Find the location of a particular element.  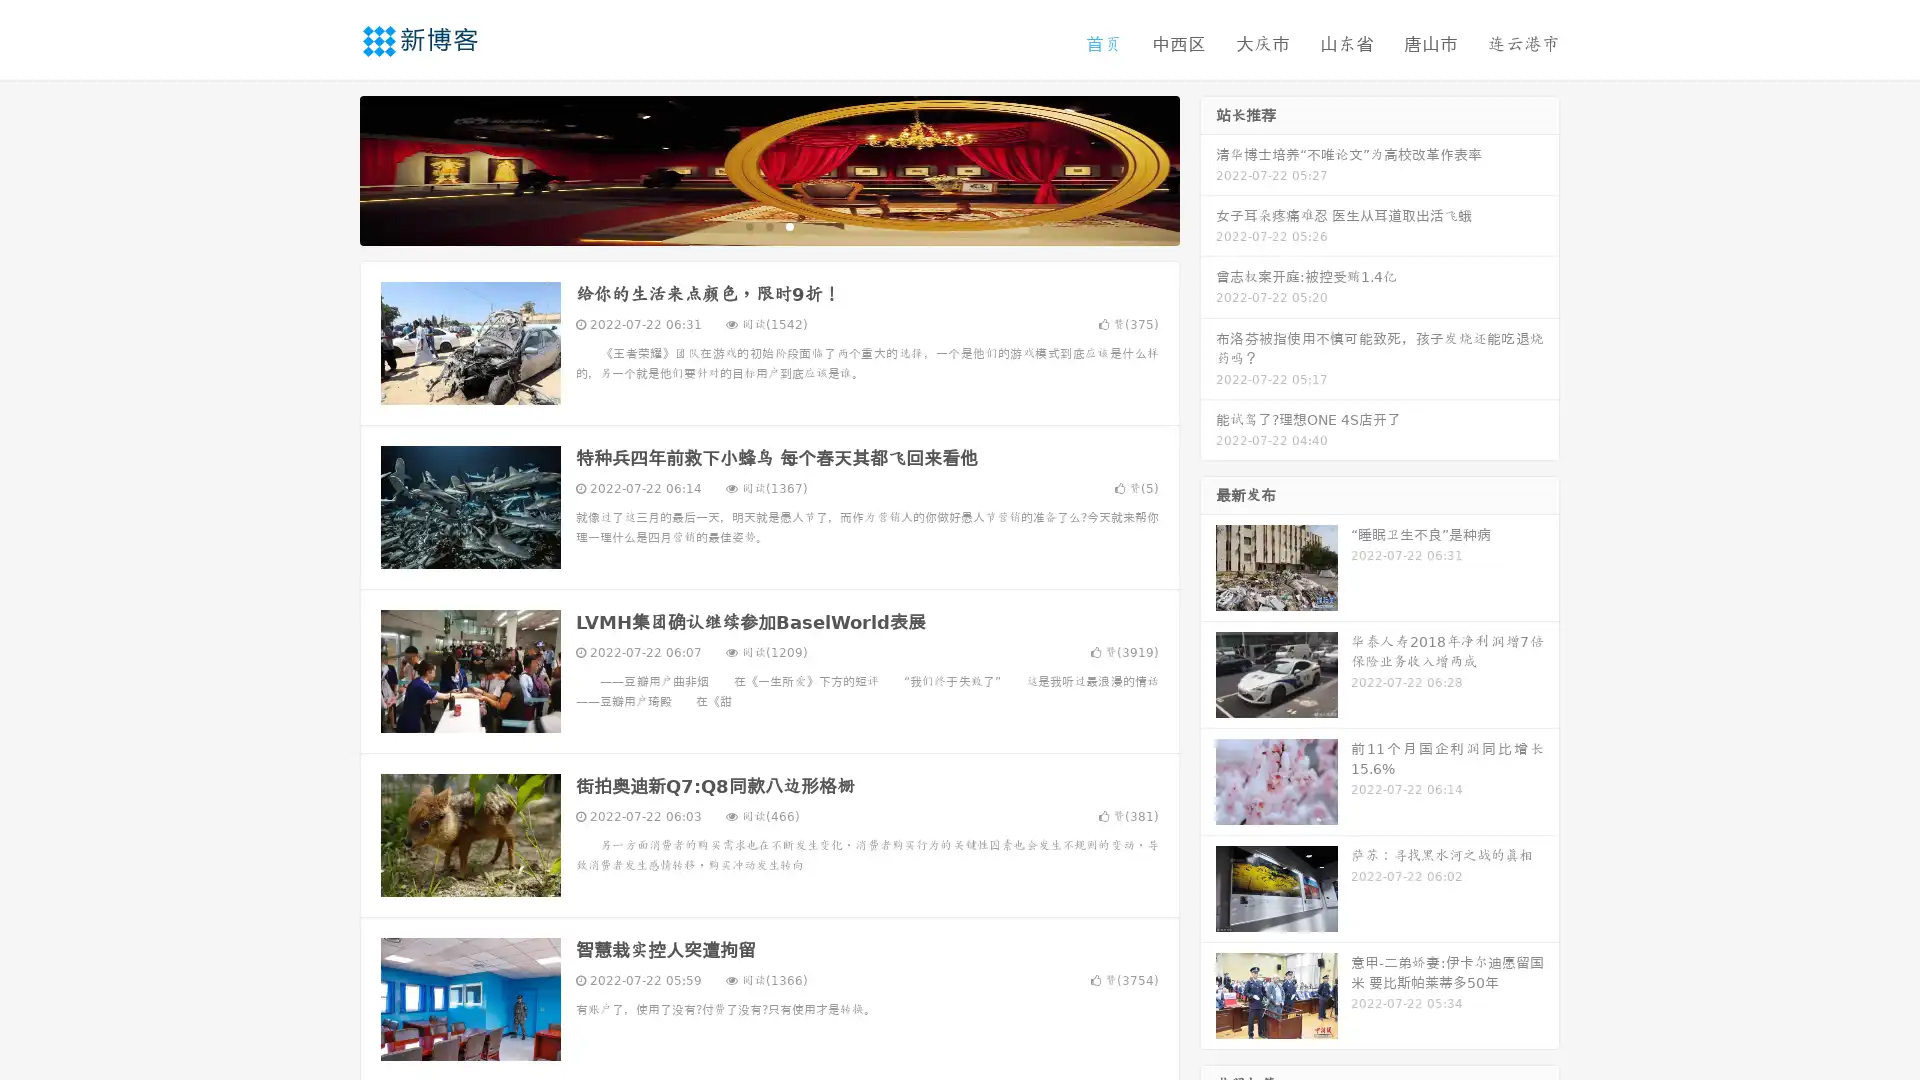

Go to slide 3 is located at coordinates (789, 225).